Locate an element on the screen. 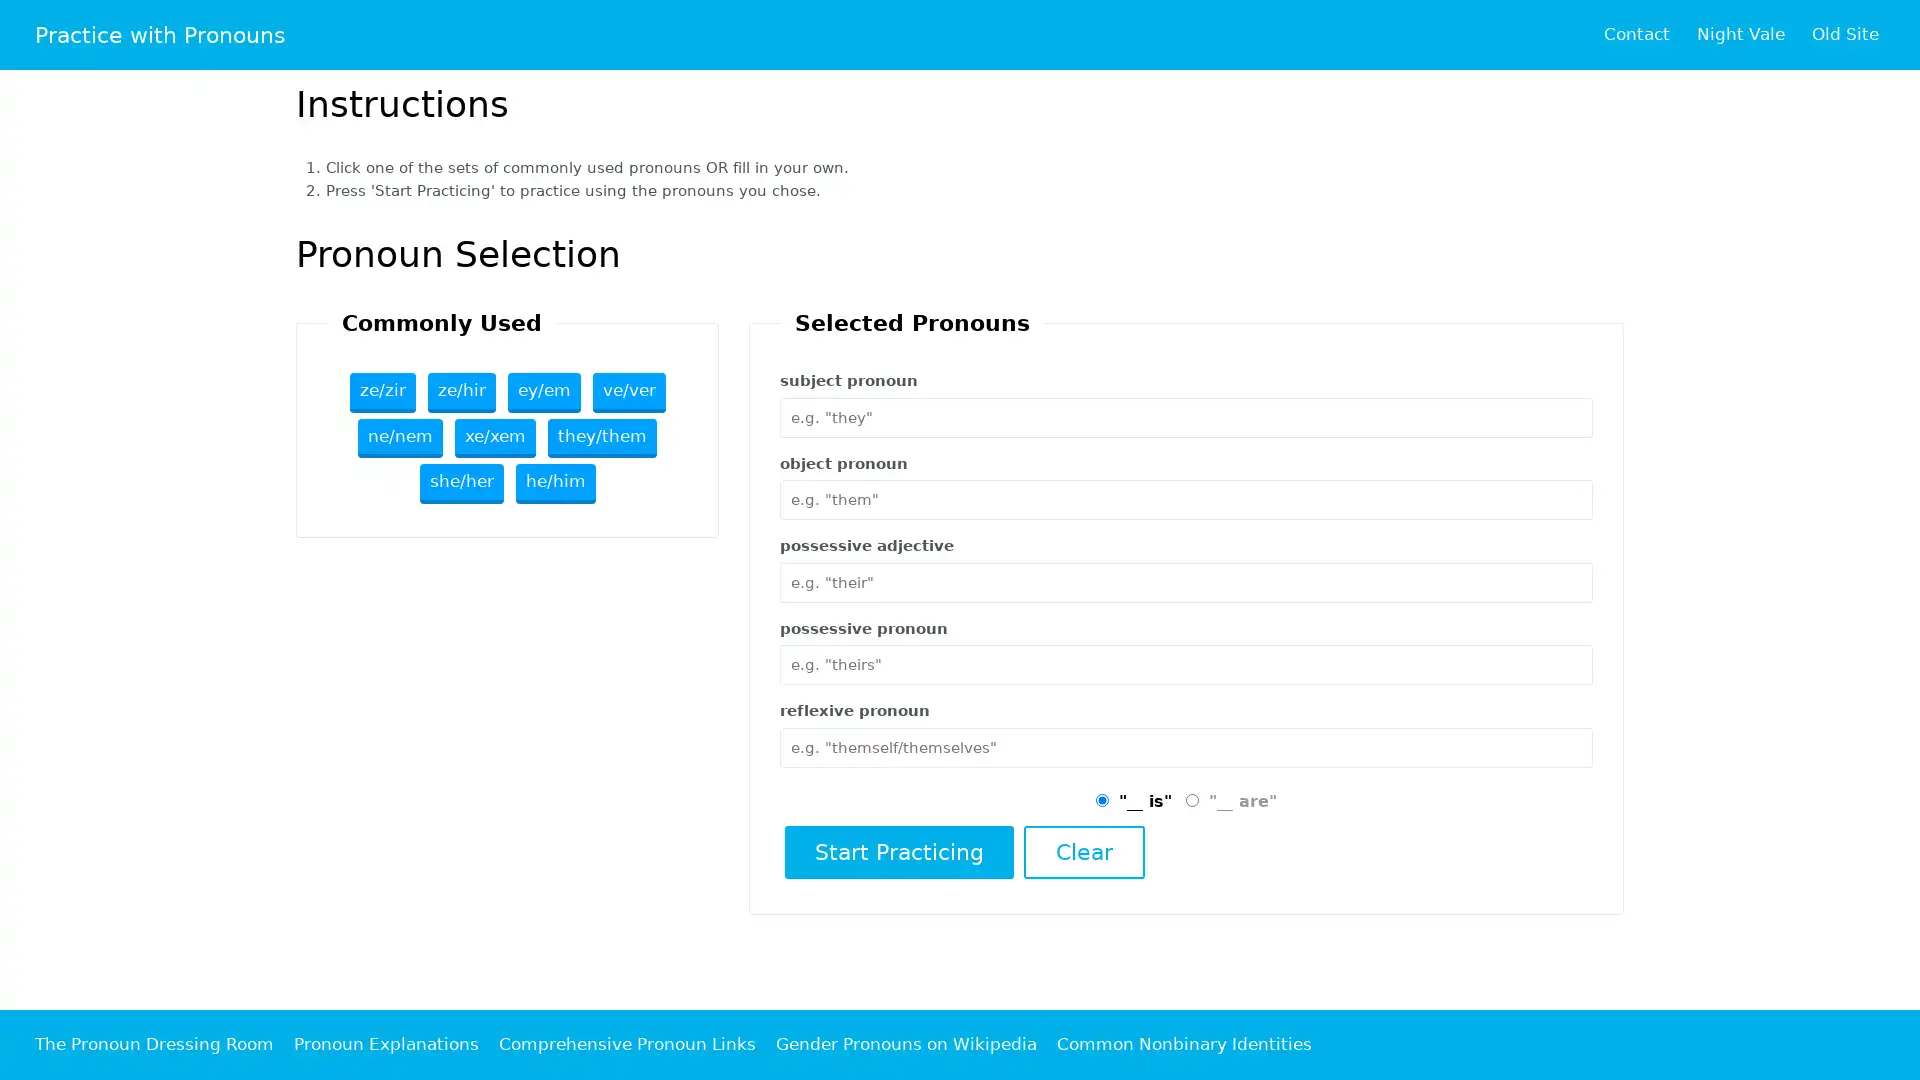 The width and height of the screenshot is (1920, 1080). she/her is located at coordinates (459, 483).